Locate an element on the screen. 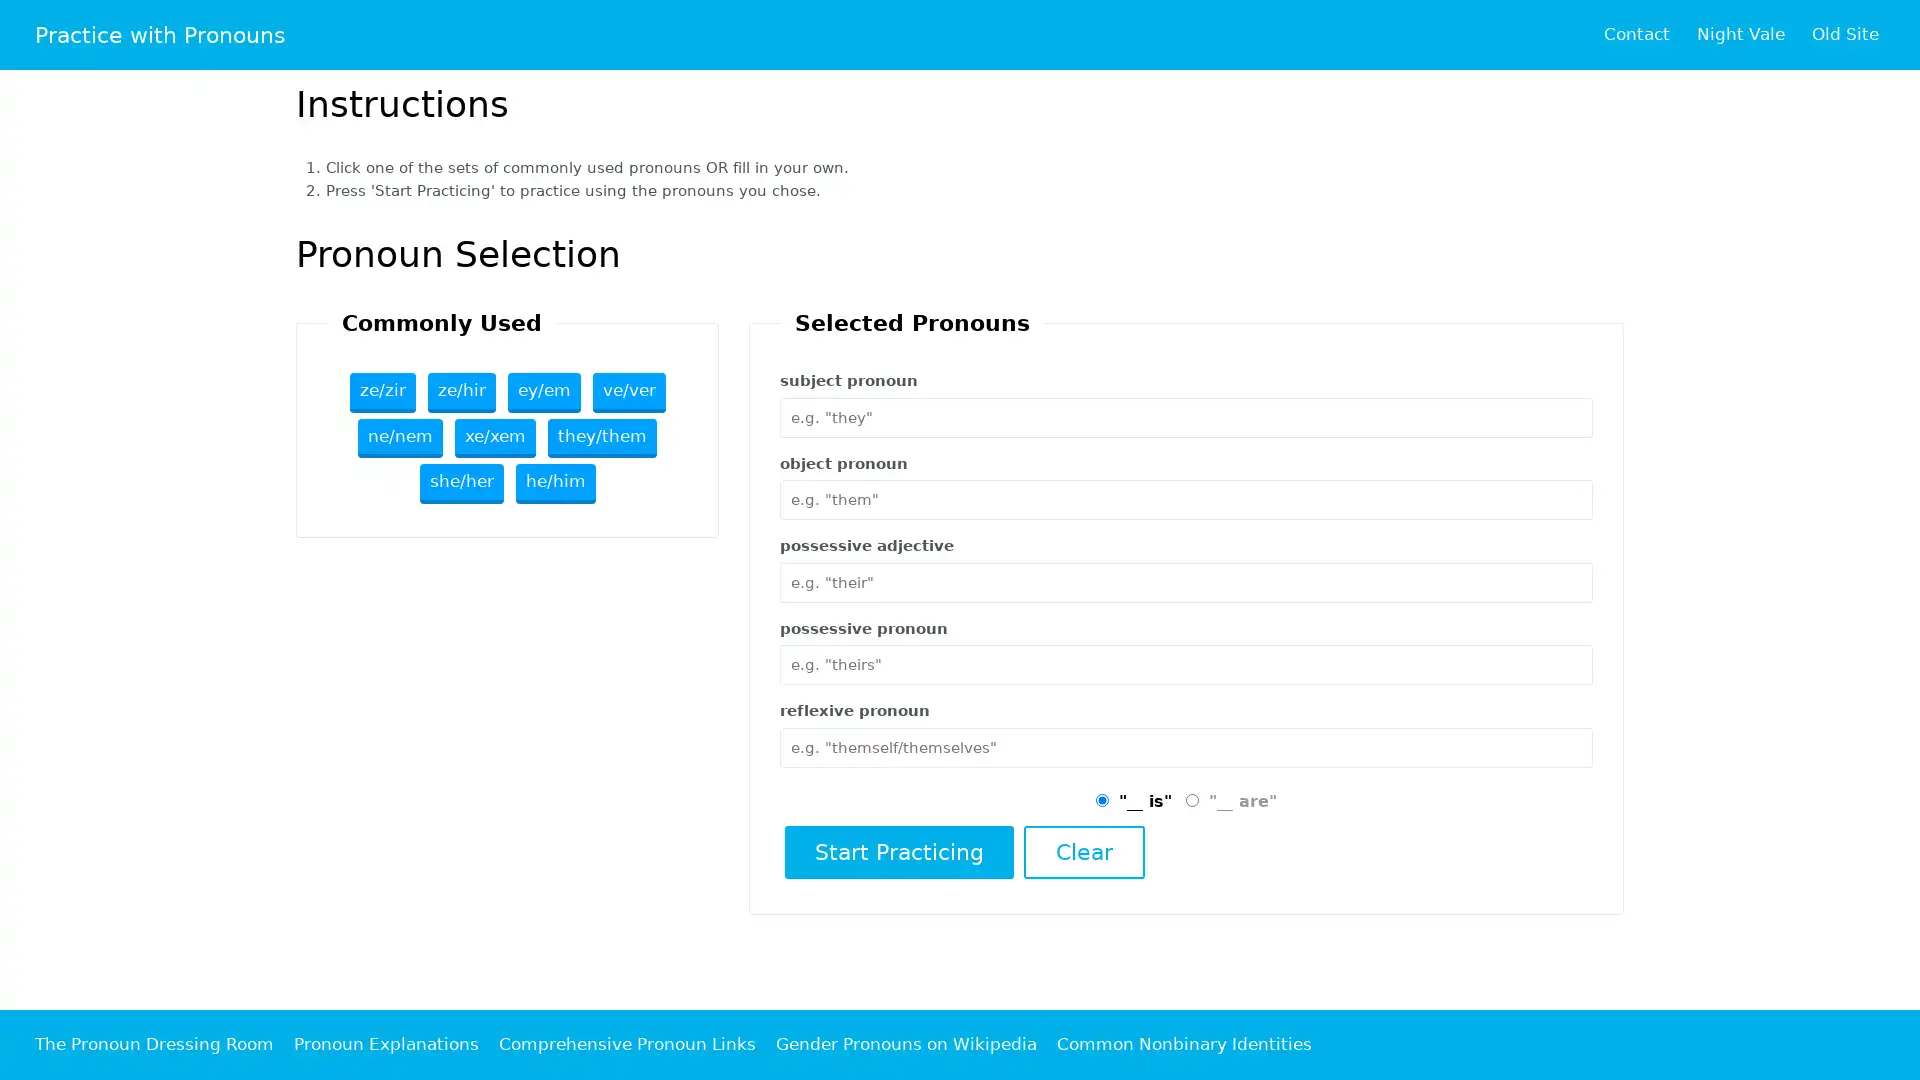 The width and height of the screenshot is (1920, 1080). she/her is located at coordinates (459, 483).